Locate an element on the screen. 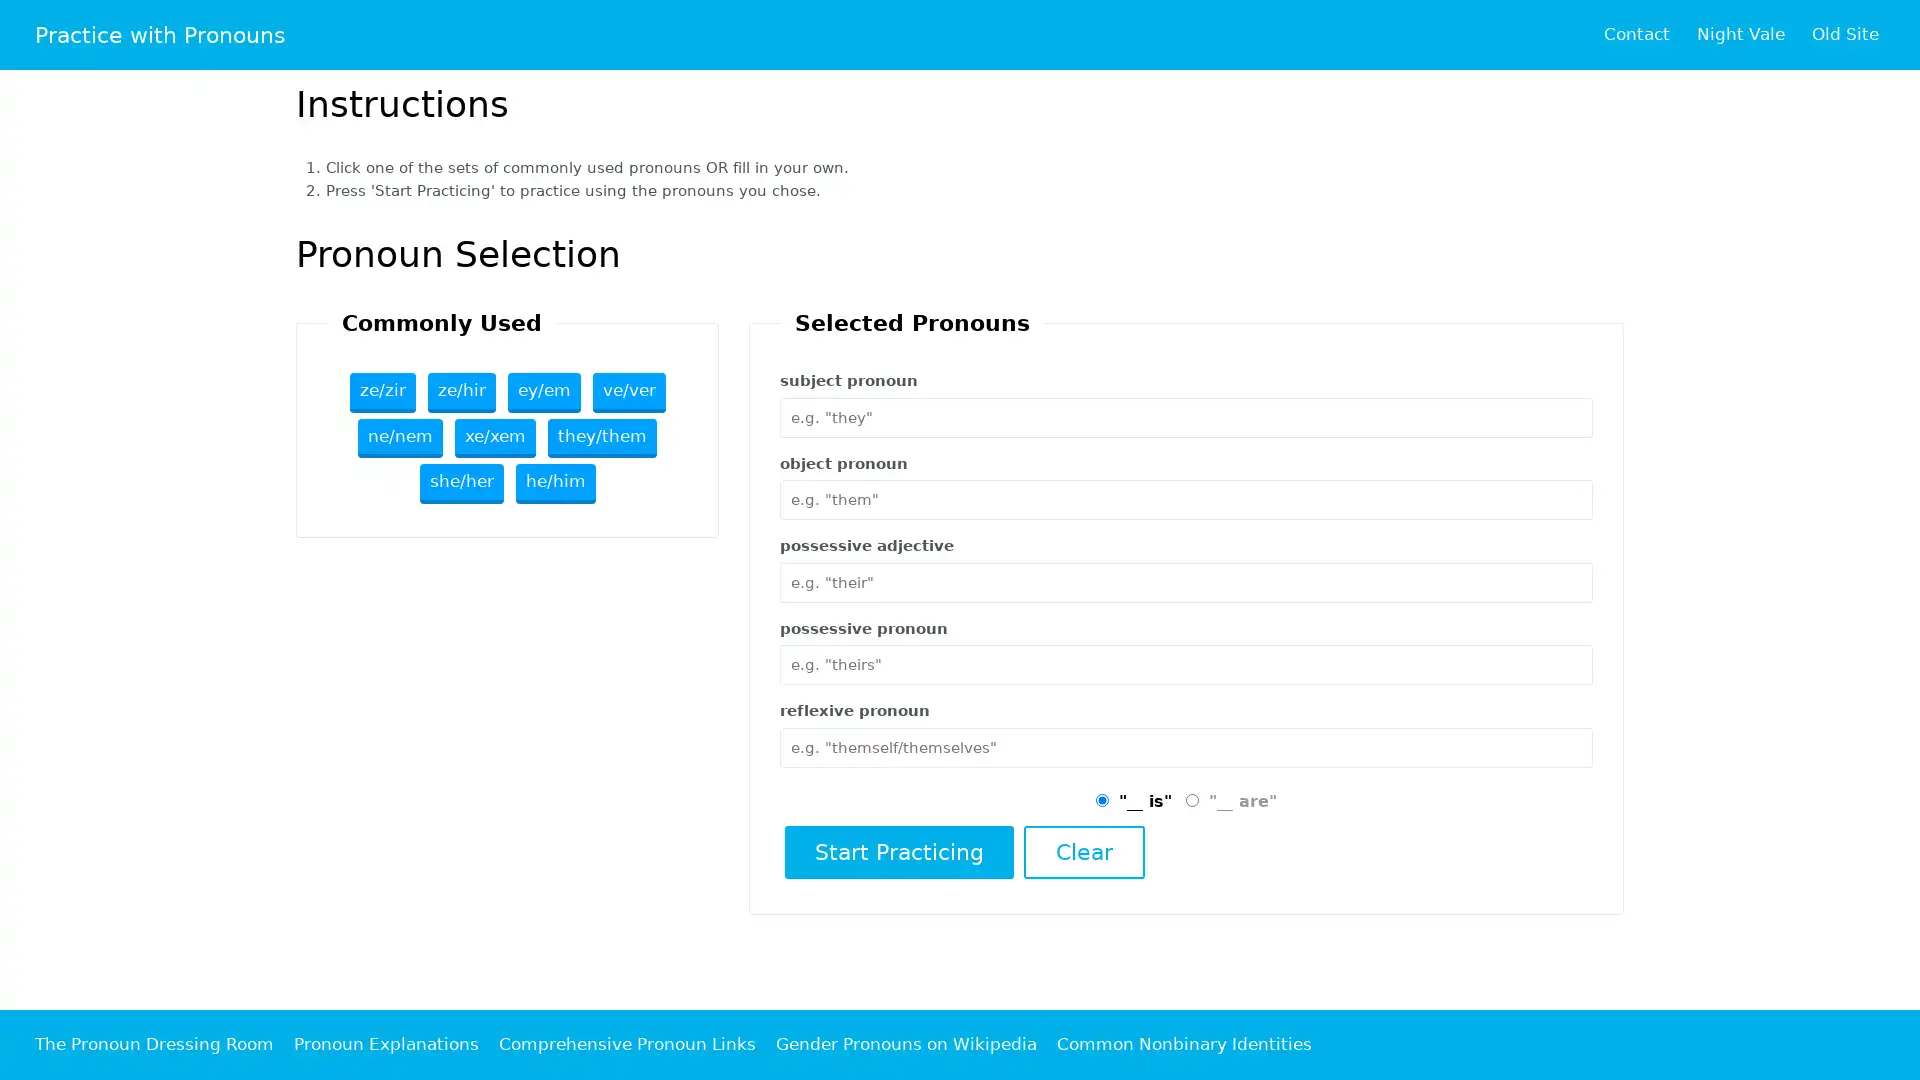 The width and height of the screenshot is (1920, 1080). she/her is located at coordinates (459, 483).